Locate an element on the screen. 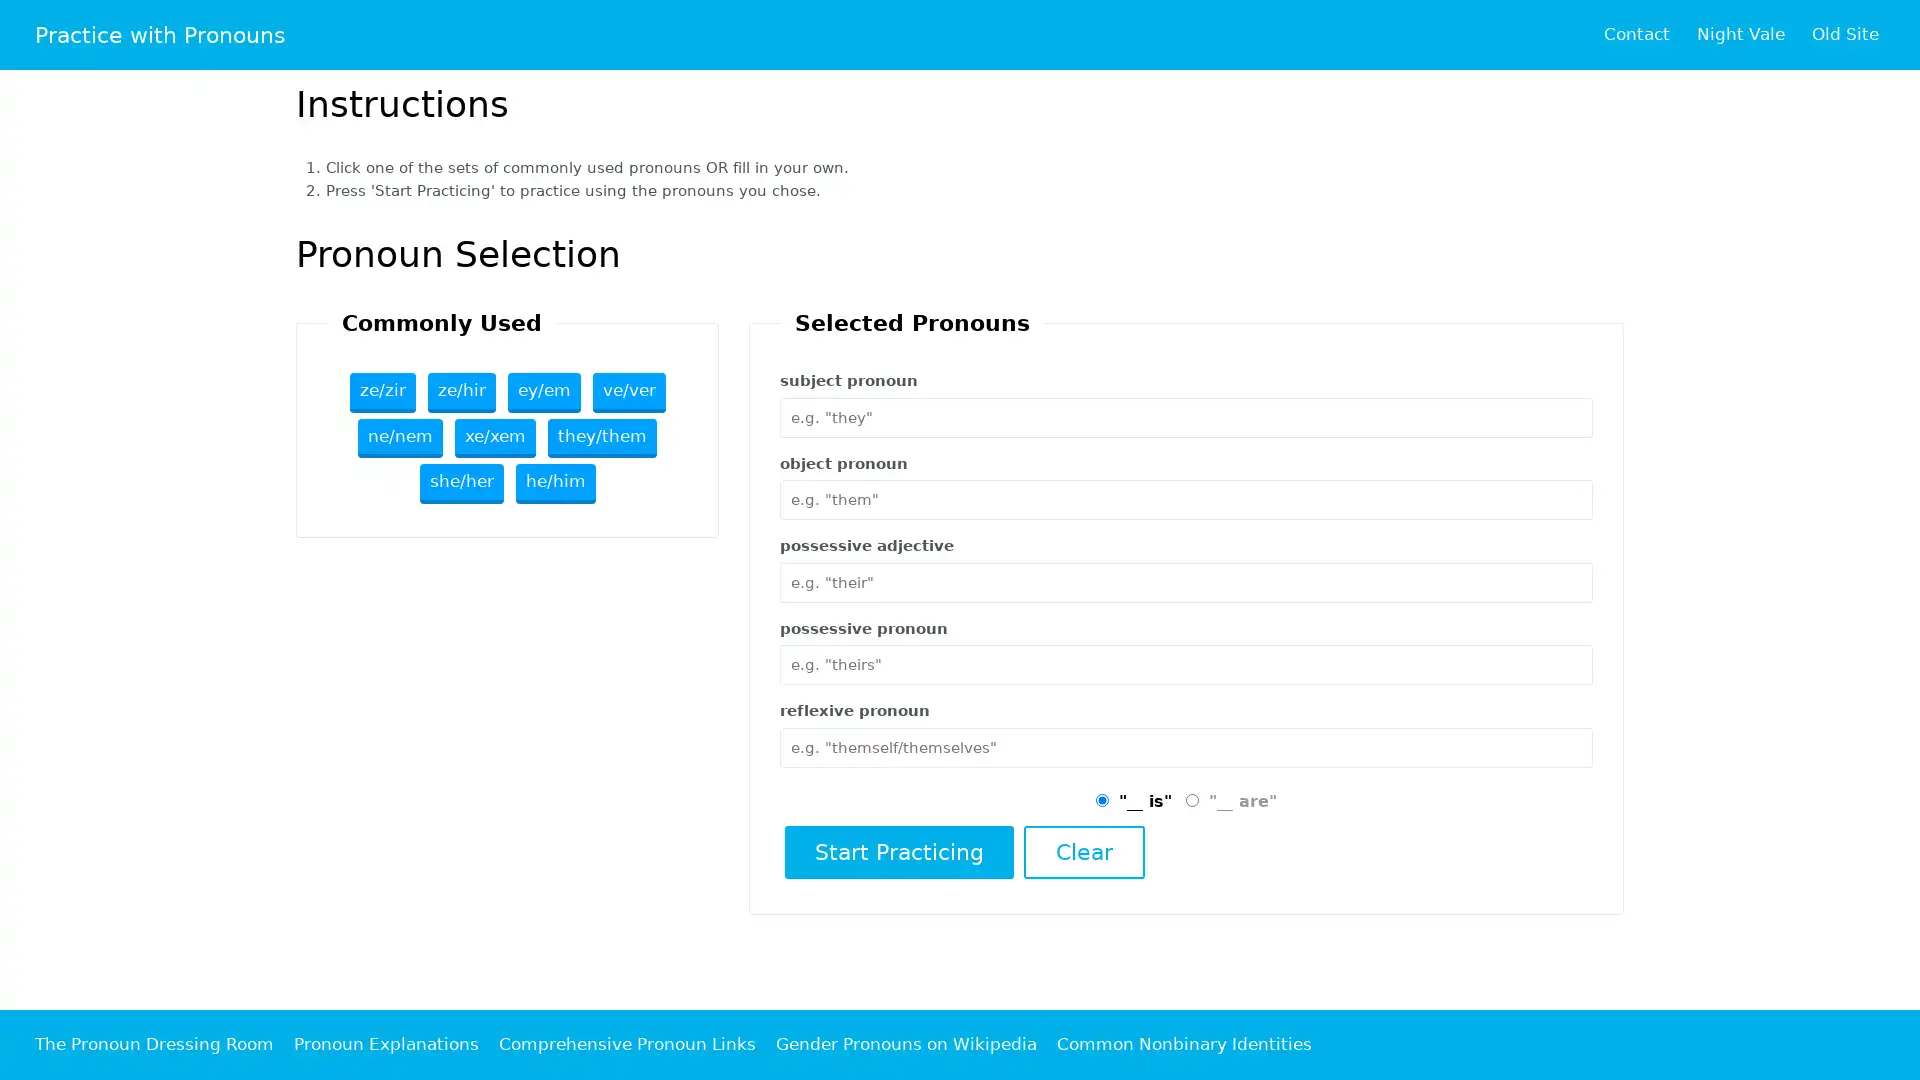 The width and height of the screenshot is (1920, 1080). she/her is located at coordinates (459, 483).